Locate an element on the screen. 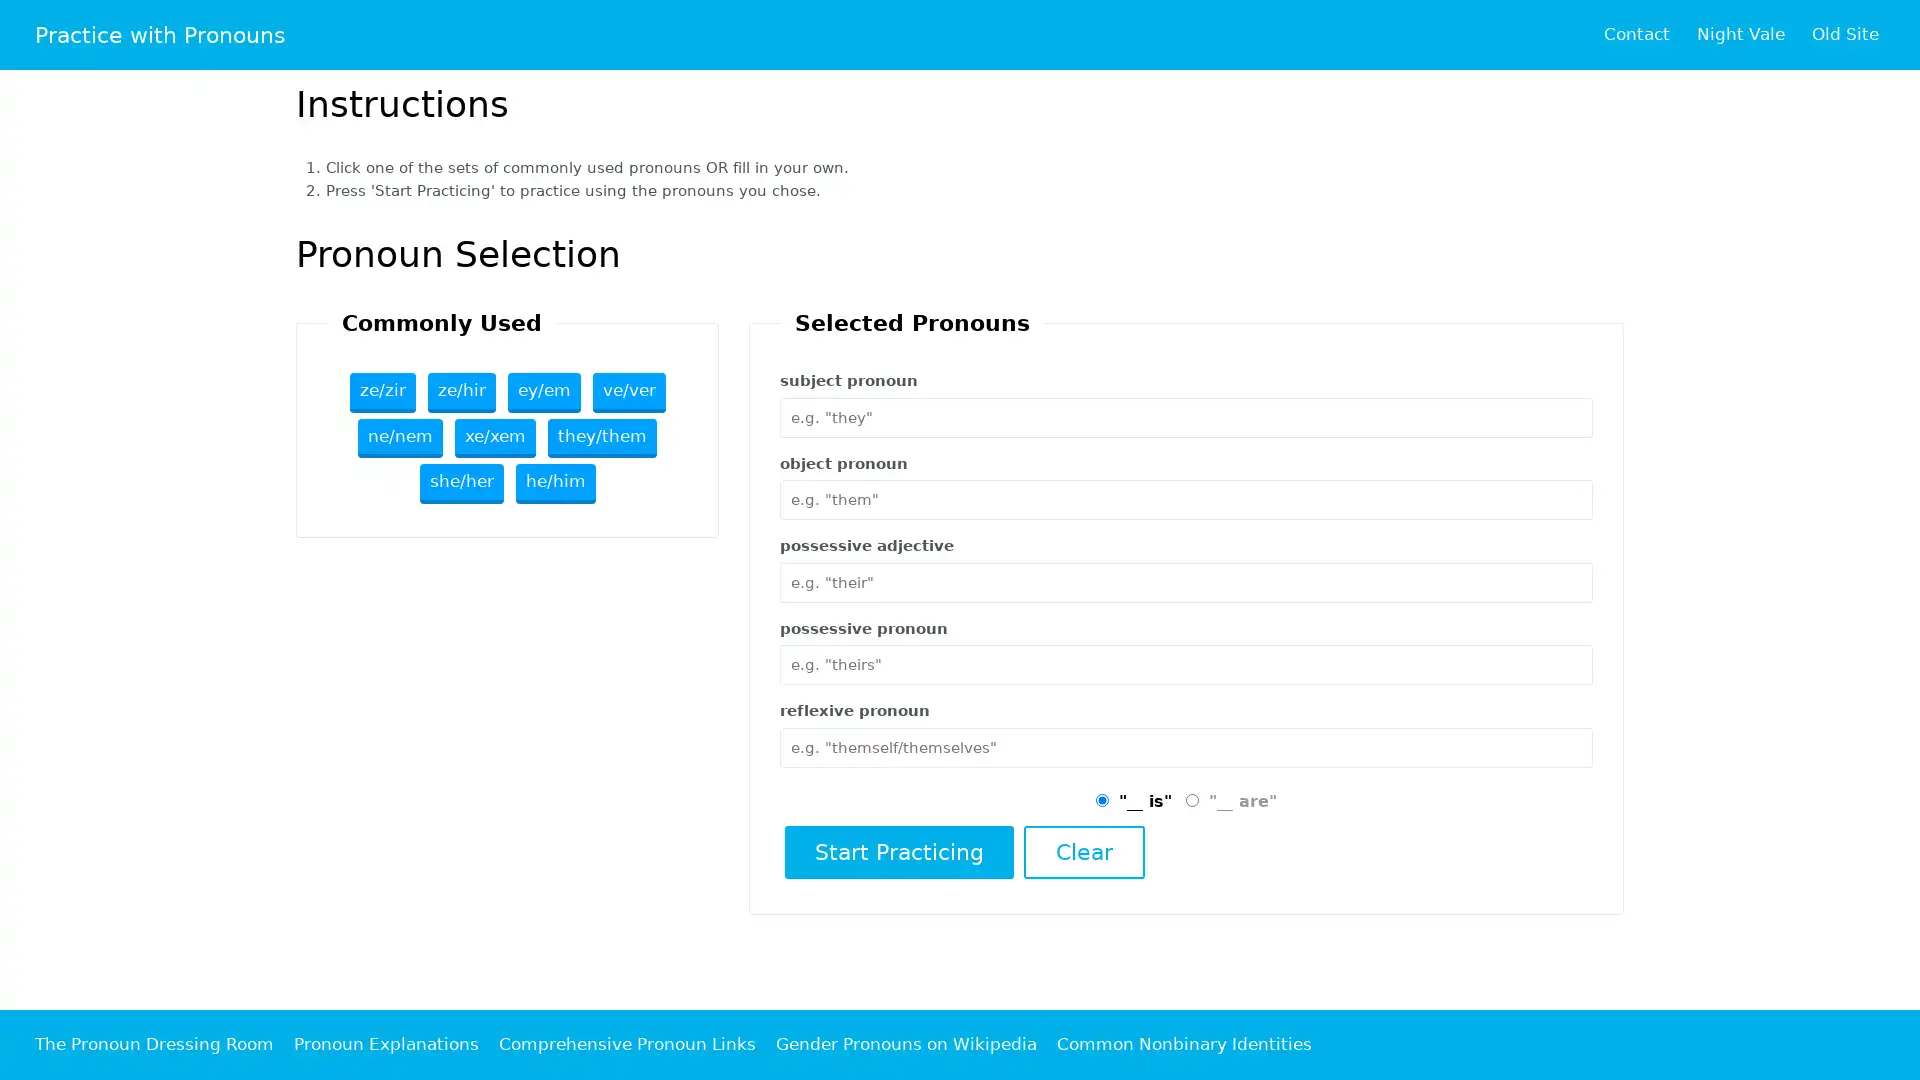 The width and height of the screenshot is (1920, 1080). she/her is located at coordinates (459, 483).